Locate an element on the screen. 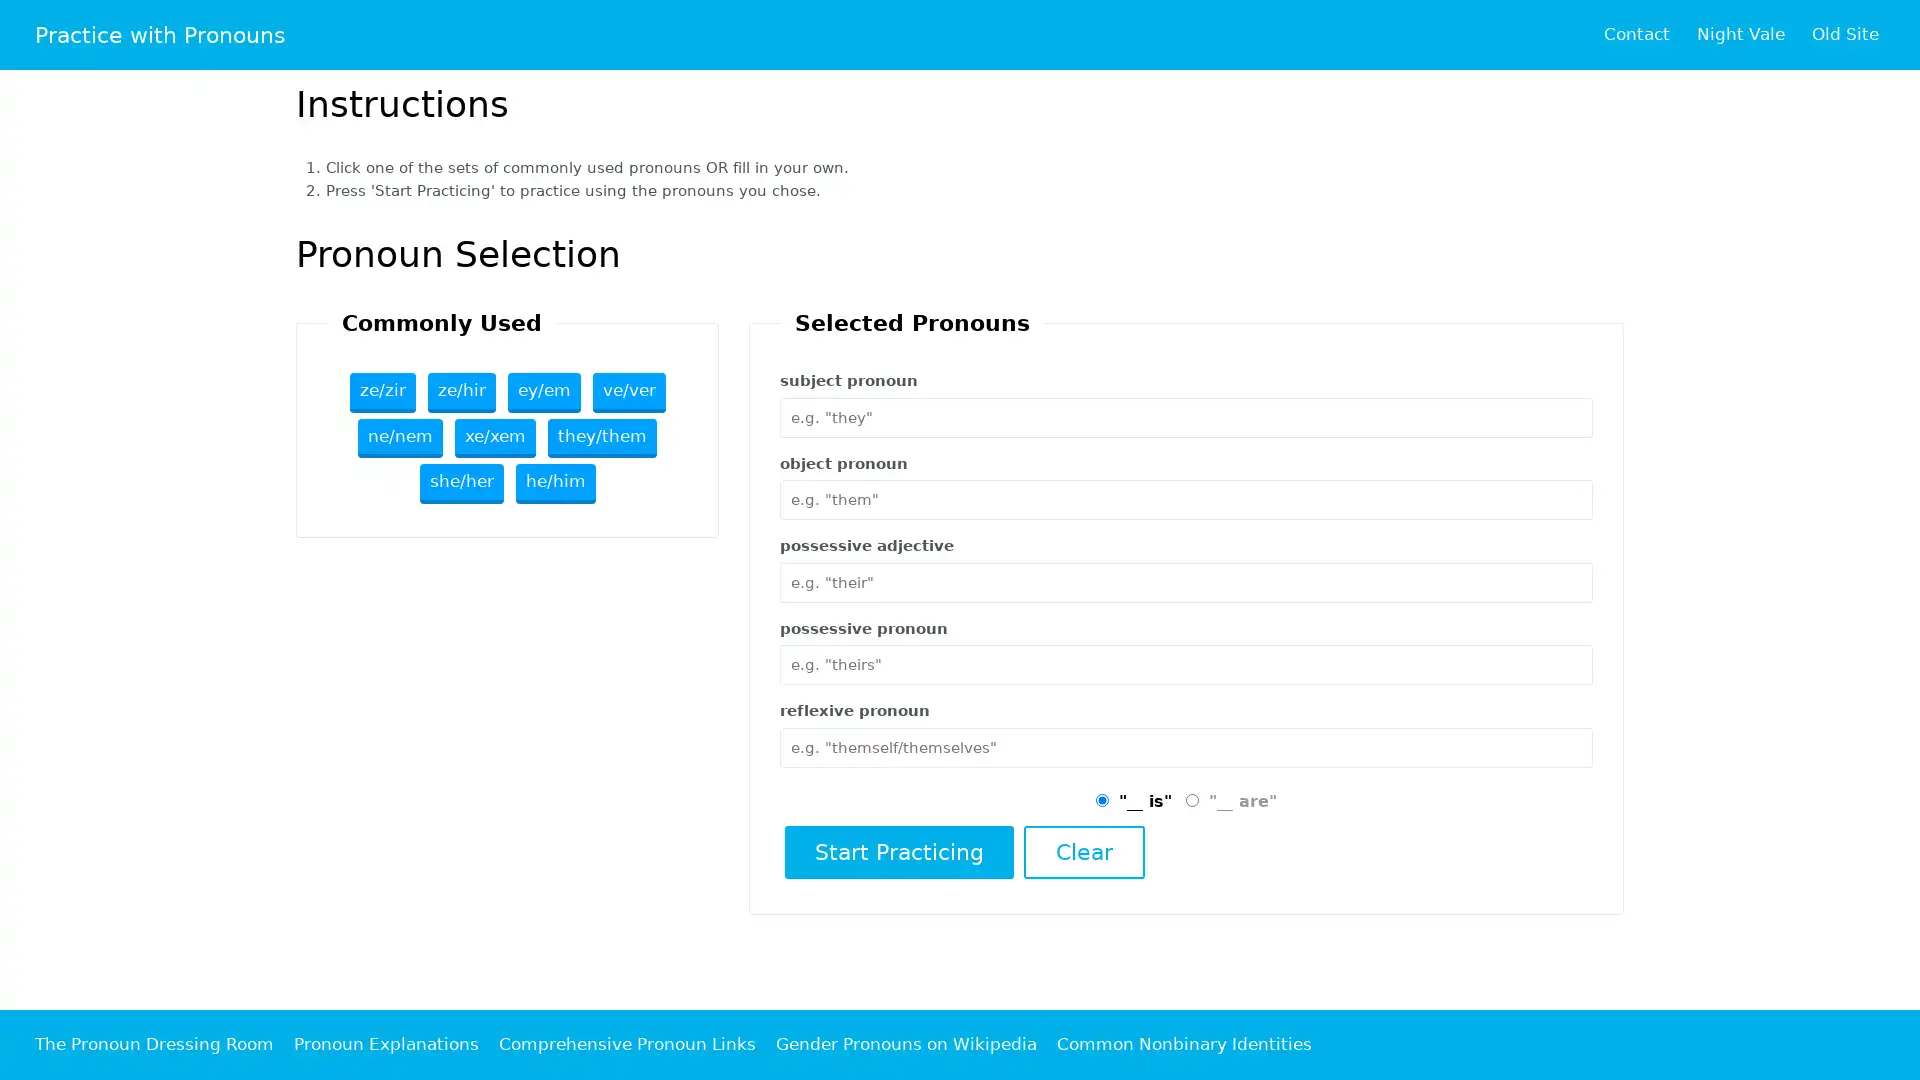 The width and height of the screenshot is (1920, 1080). she/her is located at coordinates (459, 483).